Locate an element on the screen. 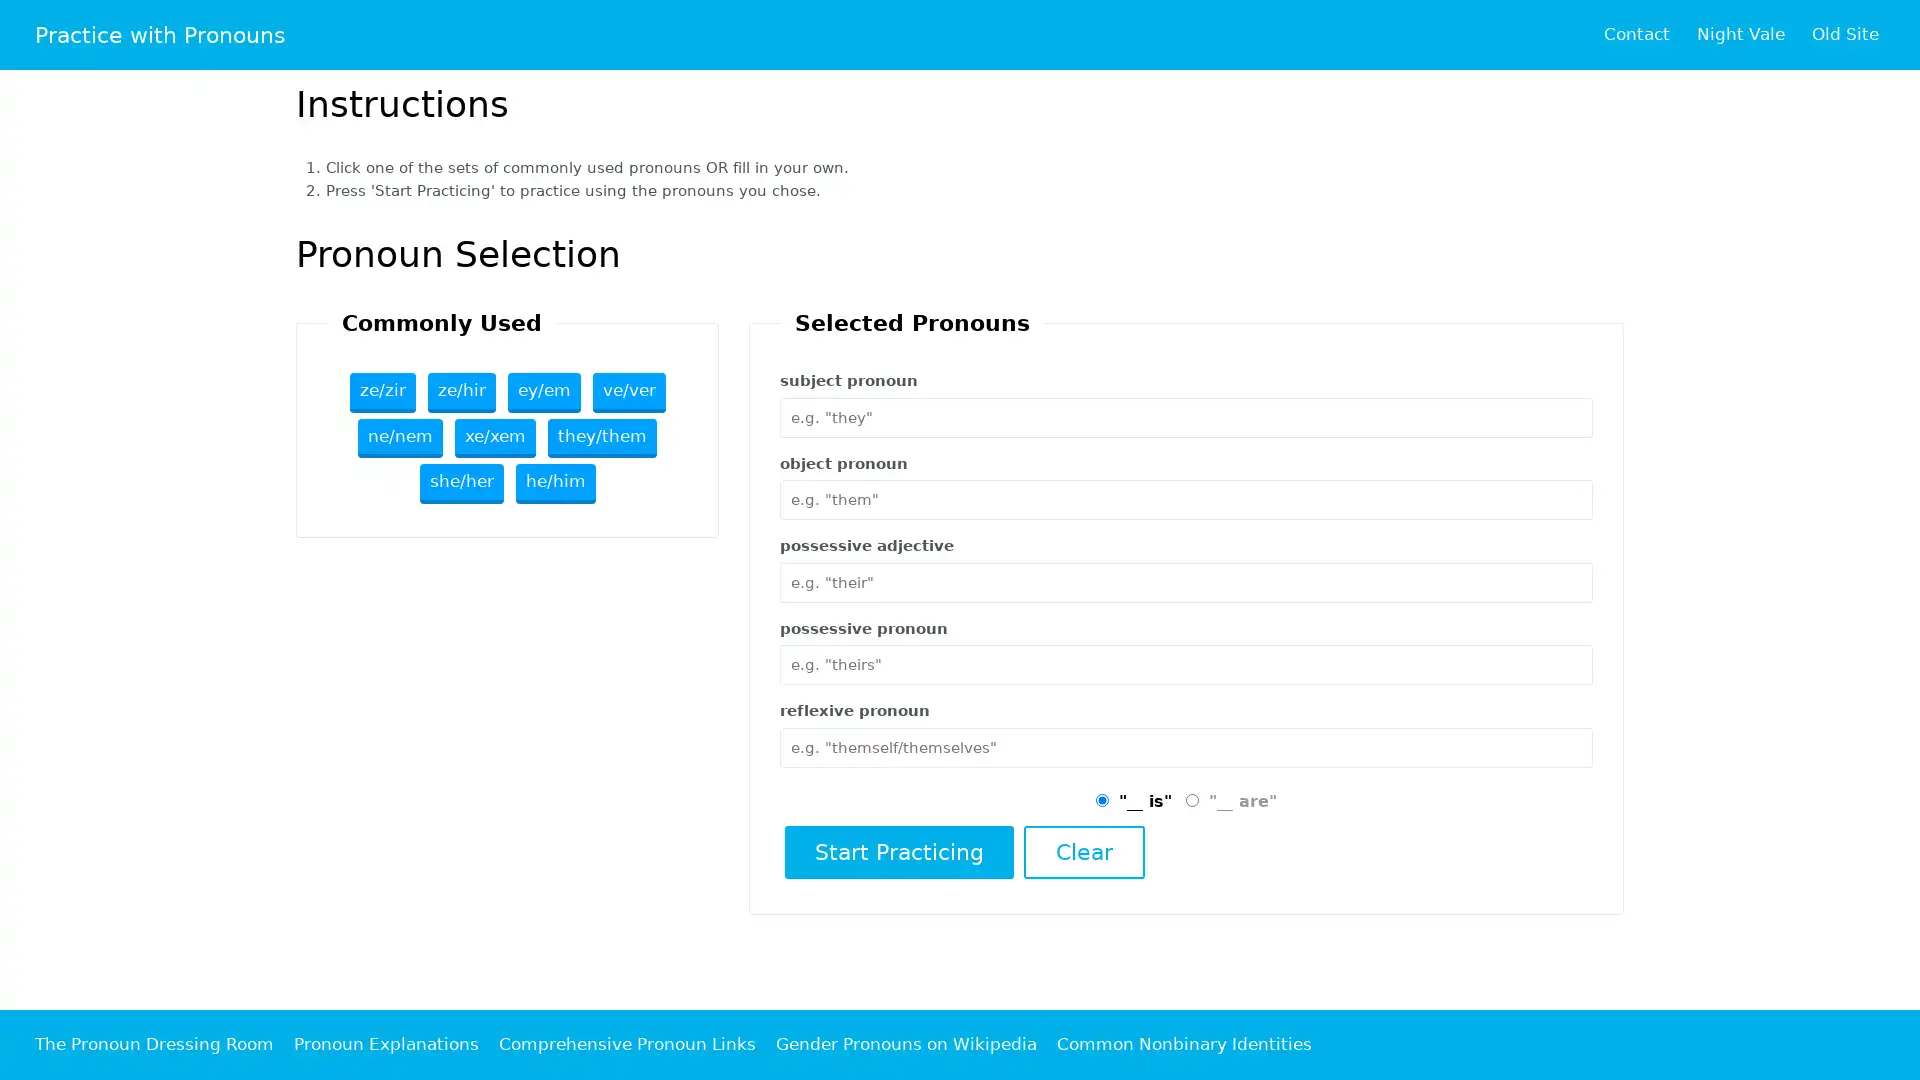 The width and height of the screenshot is (1920, 1080). she/her is located at coordinates (459, 483).